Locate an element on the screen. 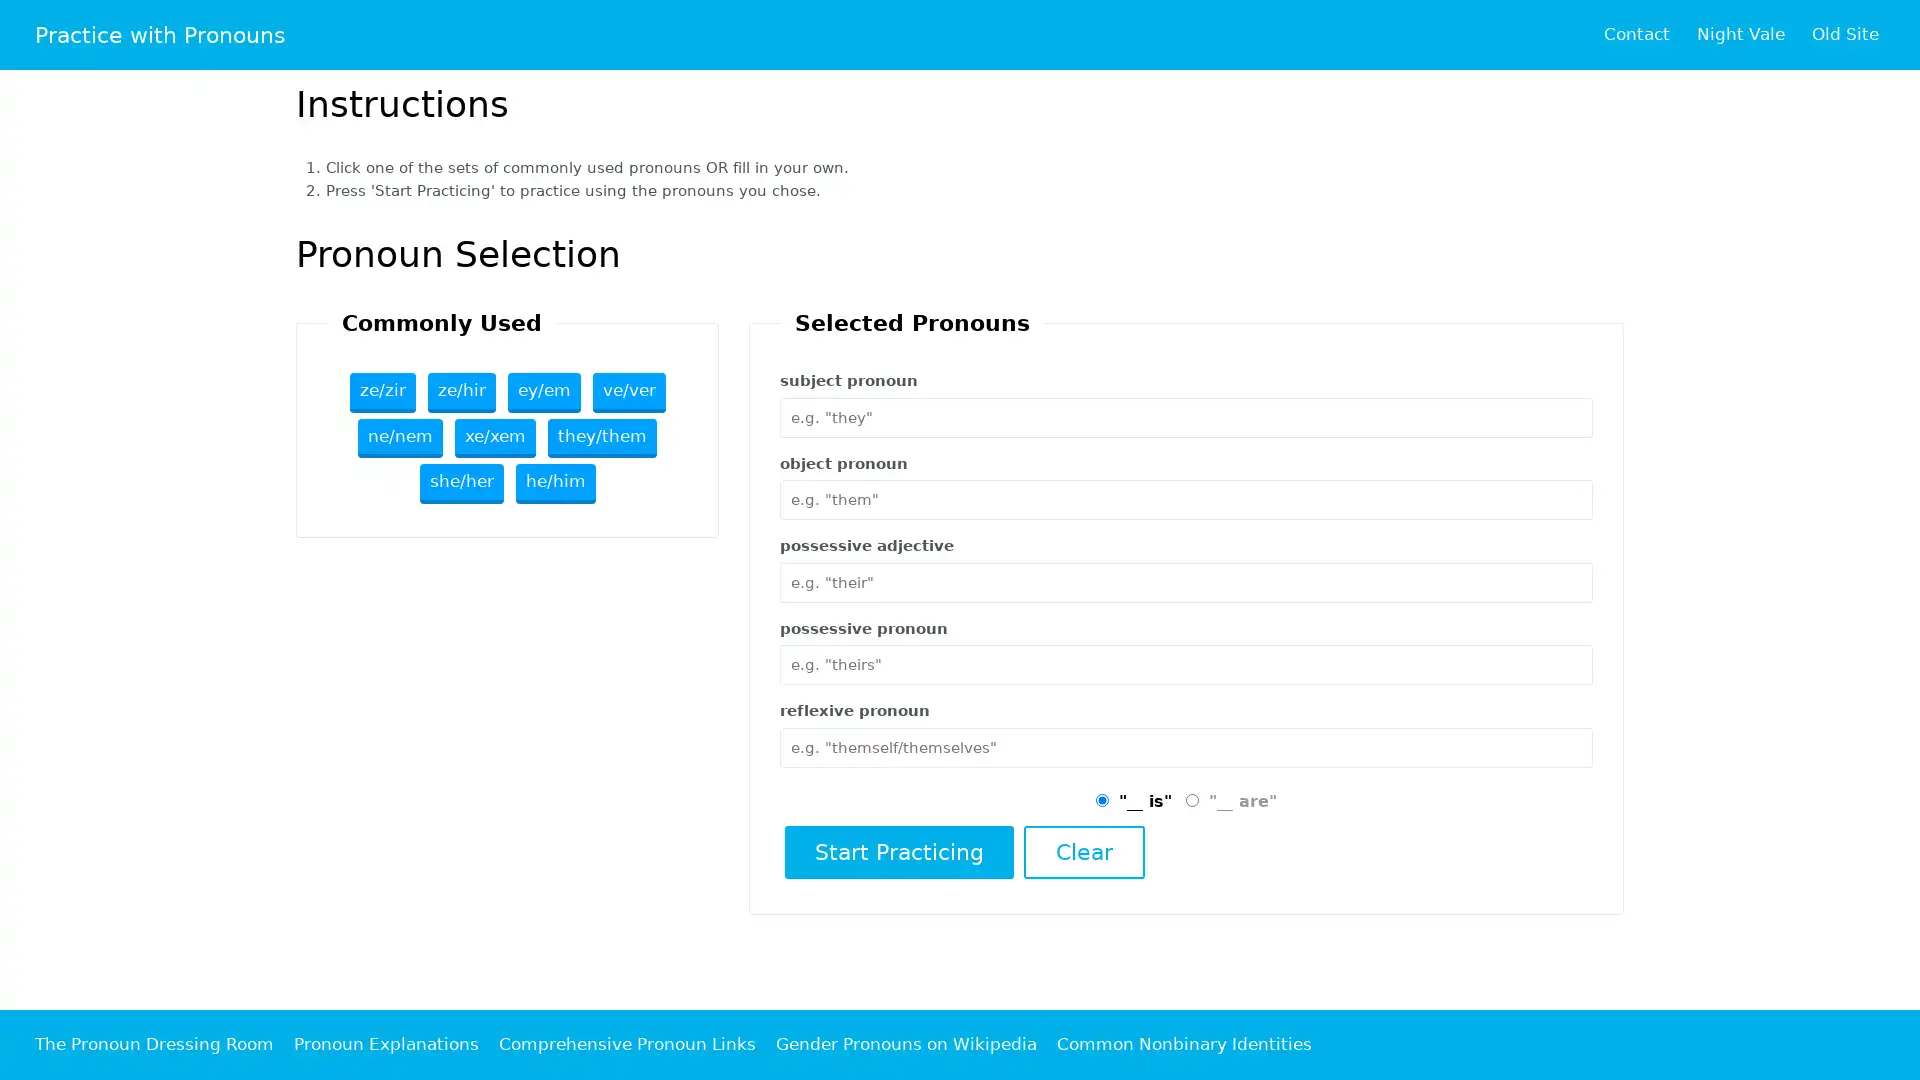 The width and height of the screenshot is (1920, 1080). she/her is located at coordinates (459, 483).